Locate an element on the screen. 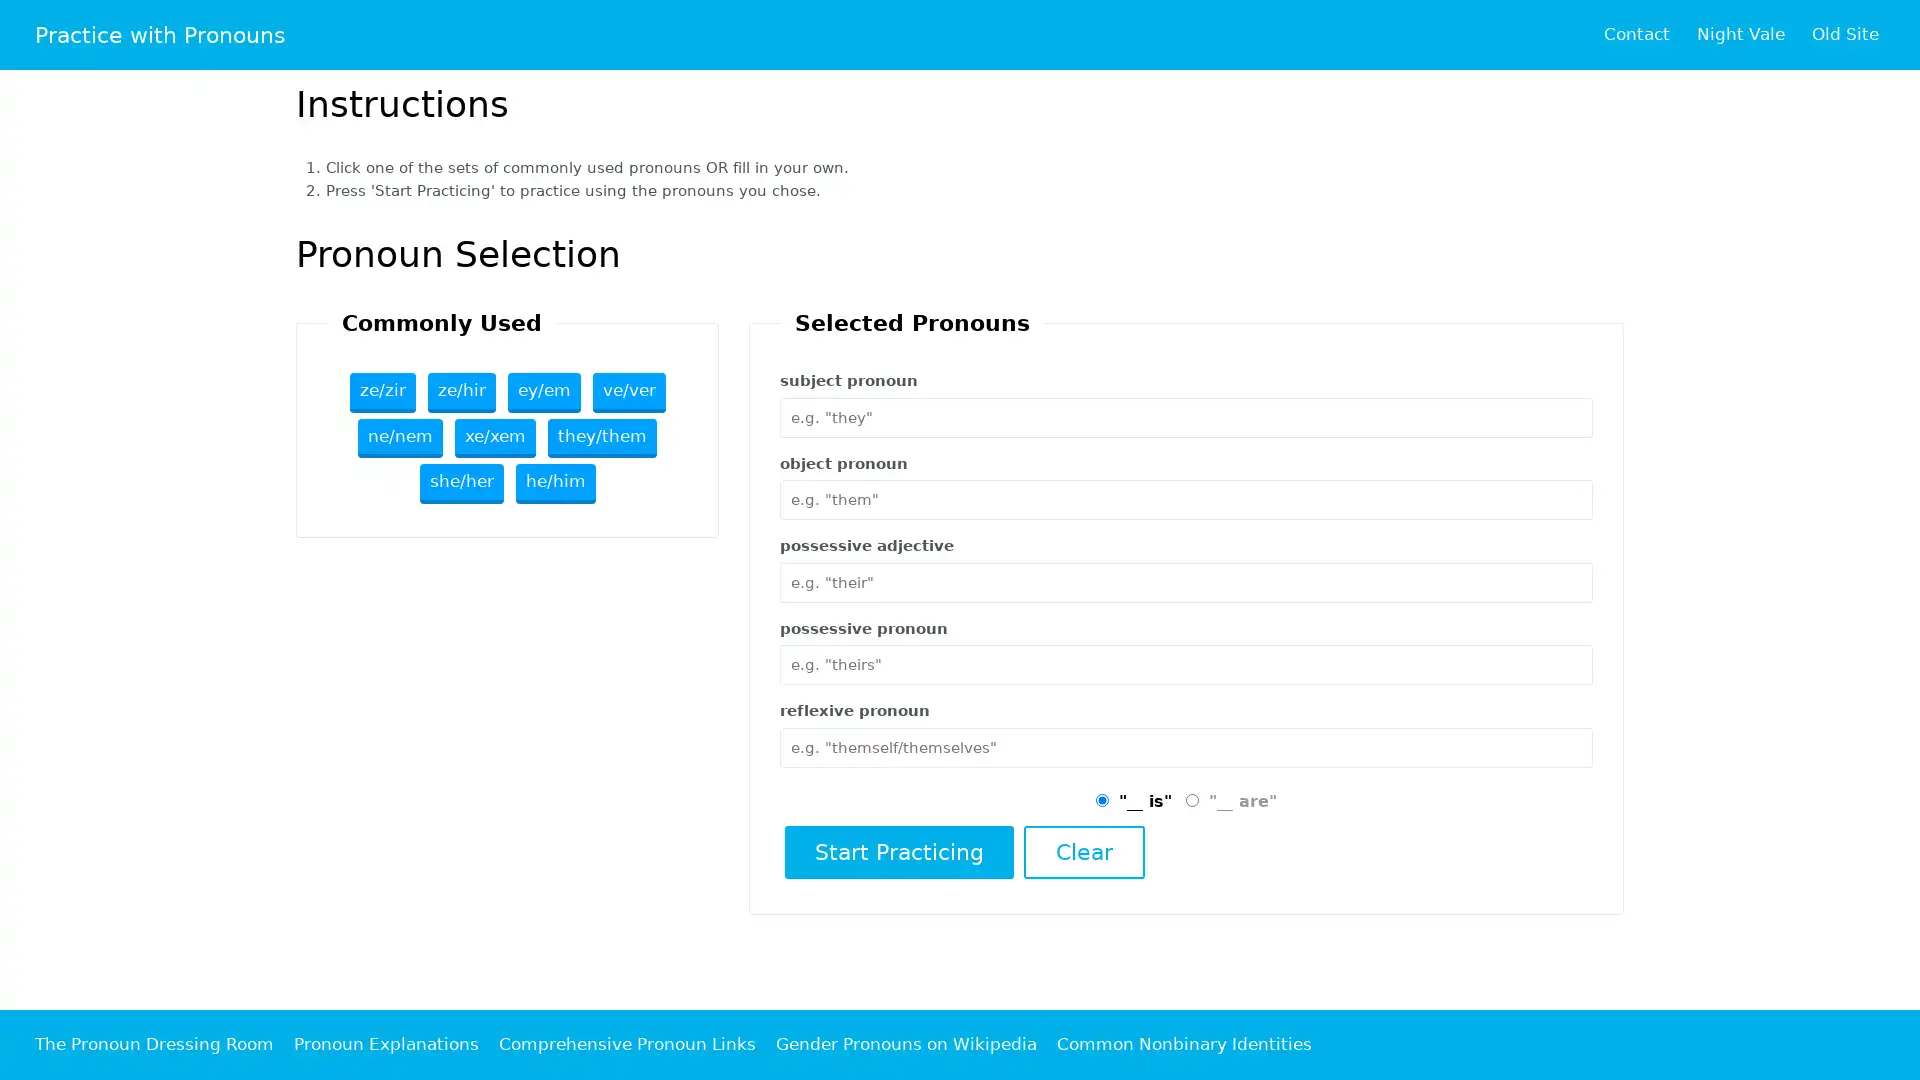 The width and height of the screenshot is (1920, 1080). she/her is located at coordinates (459, 483).